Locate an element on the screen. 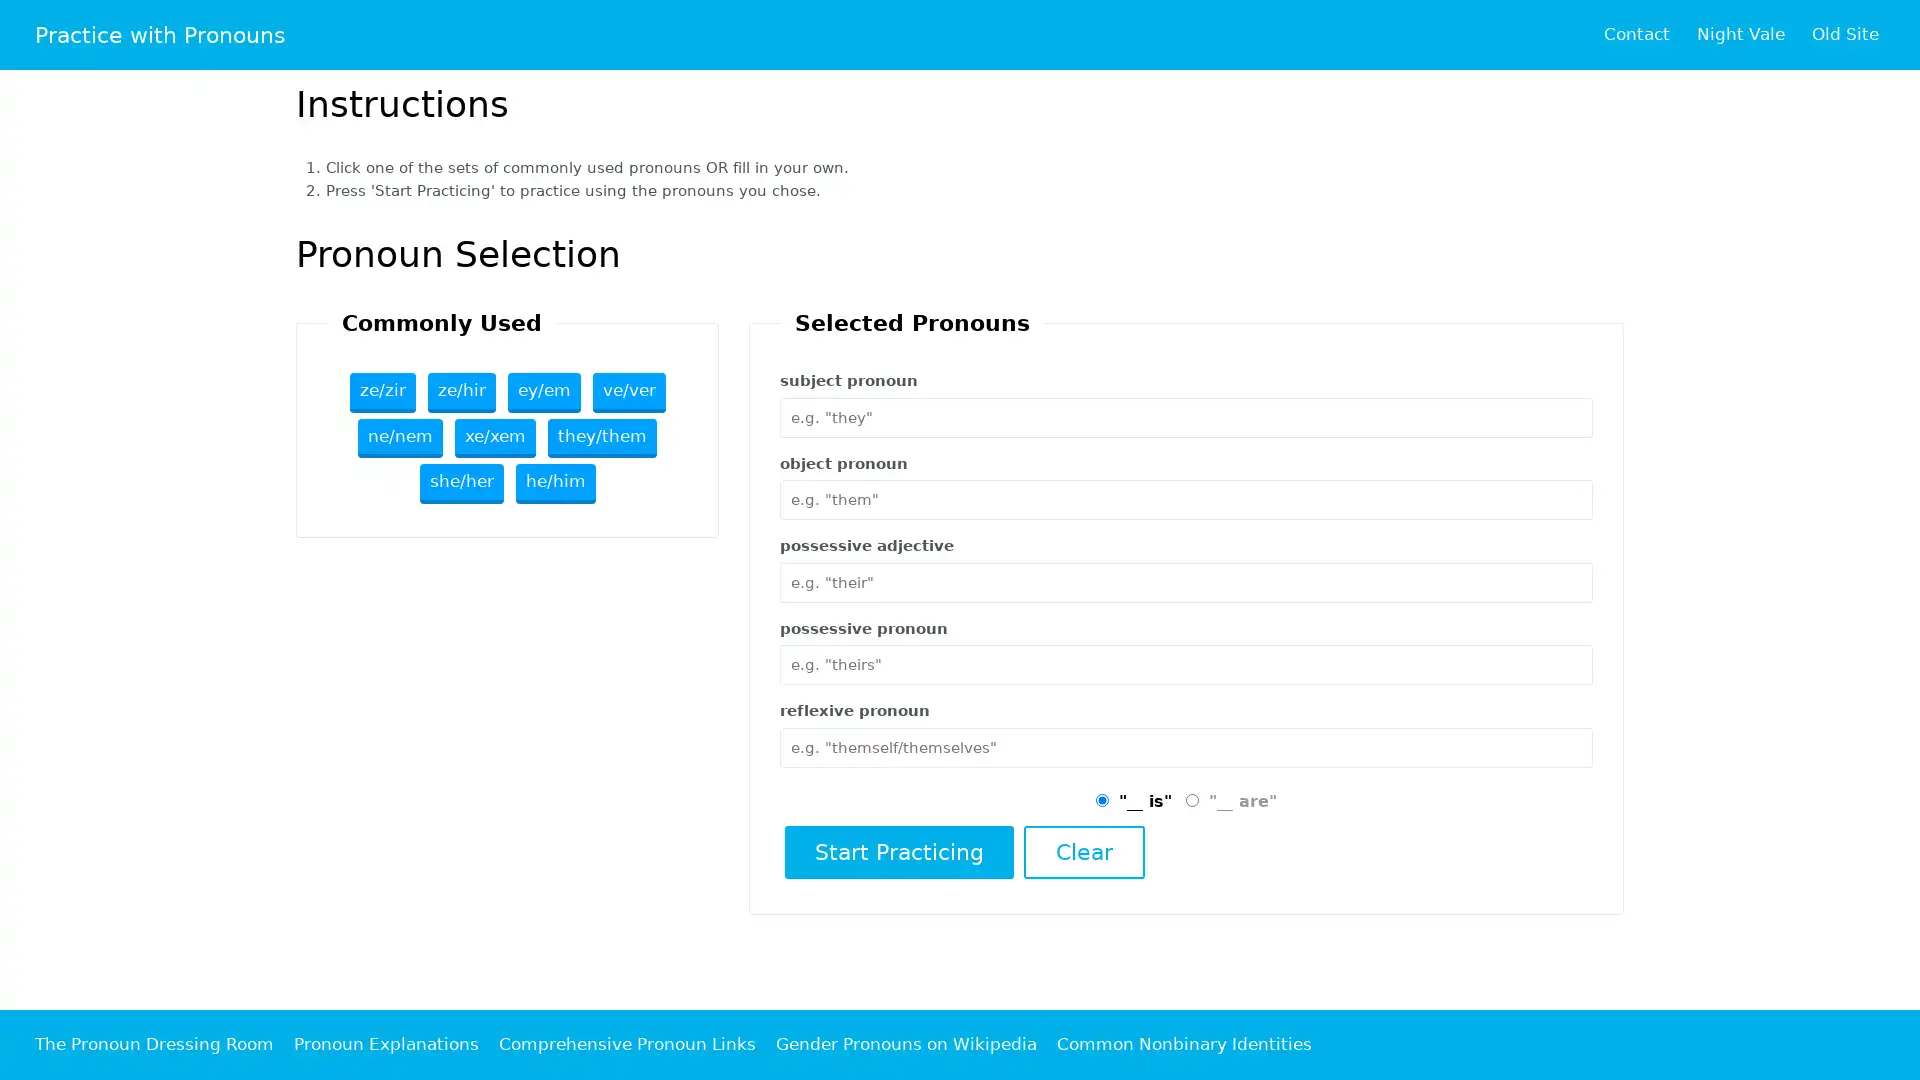 The width and height of the screenshot is (1920, 1080). she/her is located at coordinates (459, 483).